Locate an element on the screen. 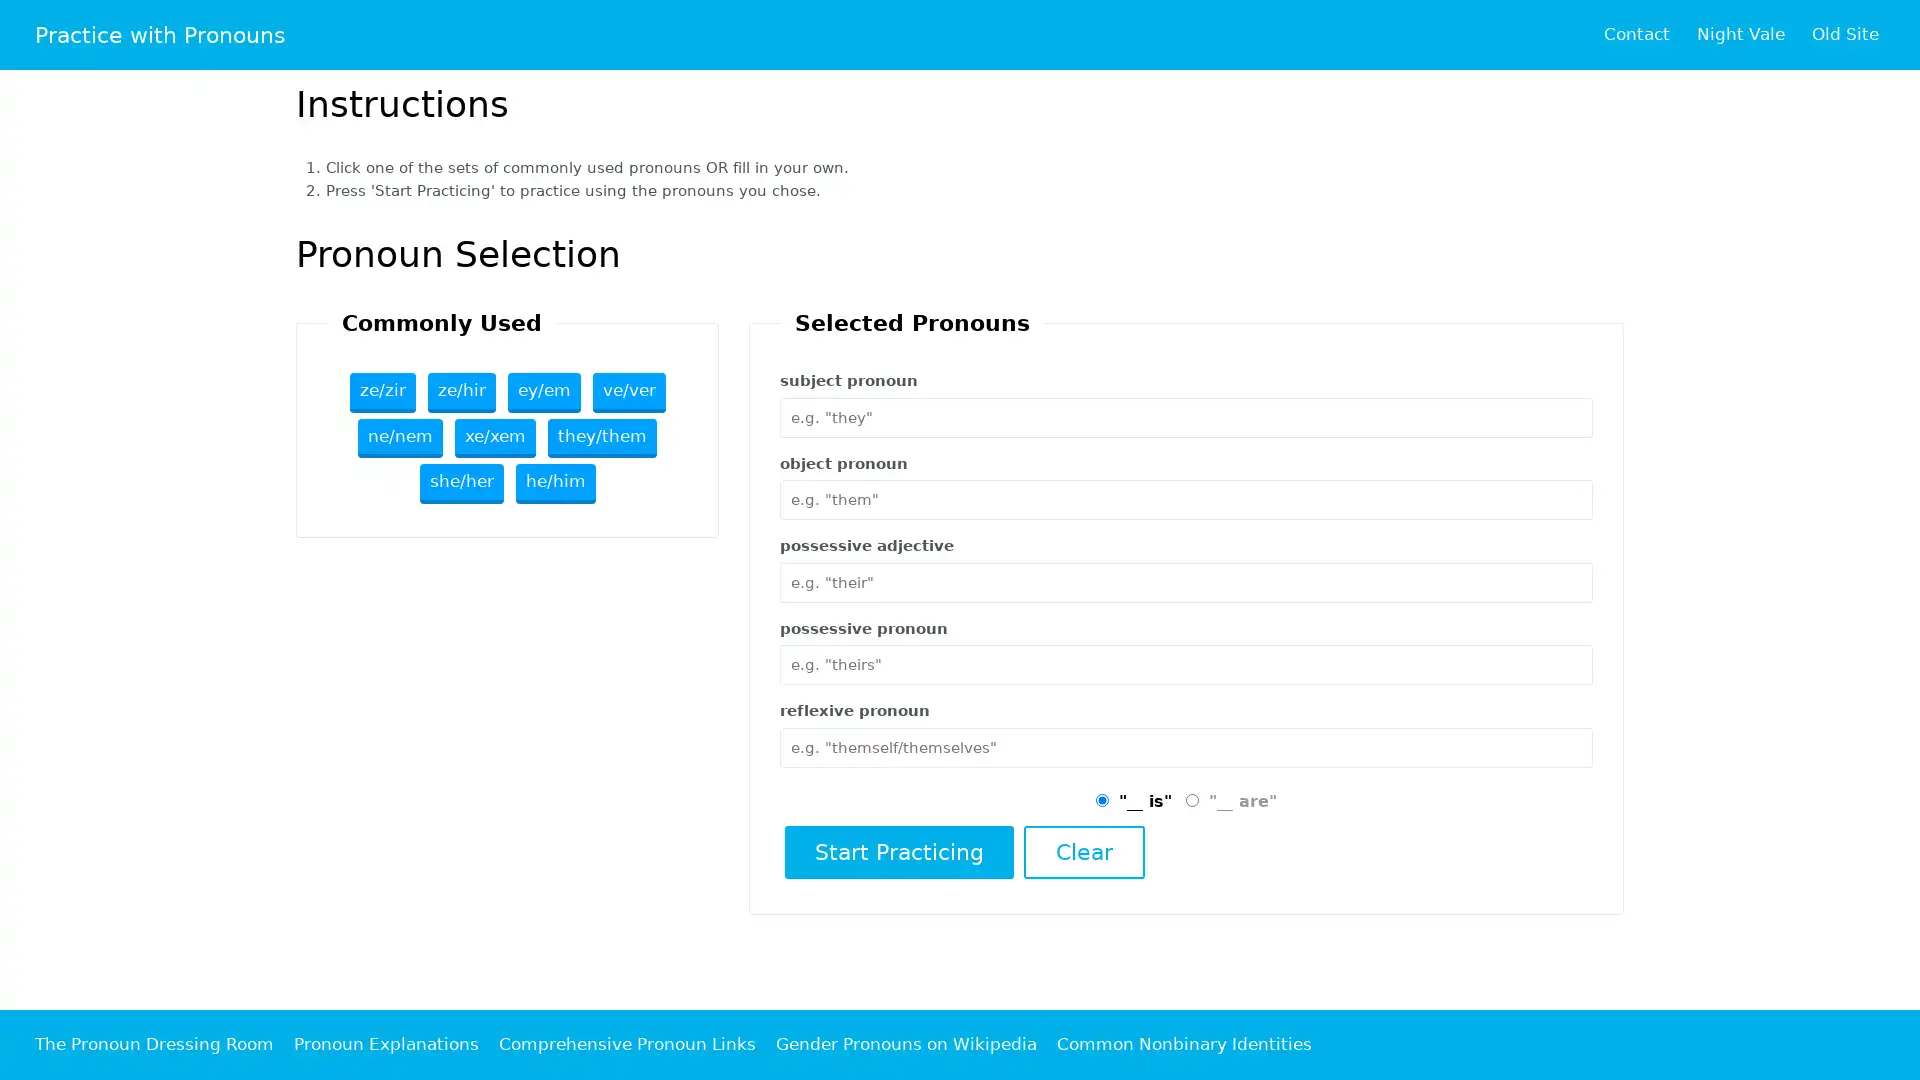 The width and height of the screenshot is (1920, 1080). she/her is located at coordinates (459, 483).